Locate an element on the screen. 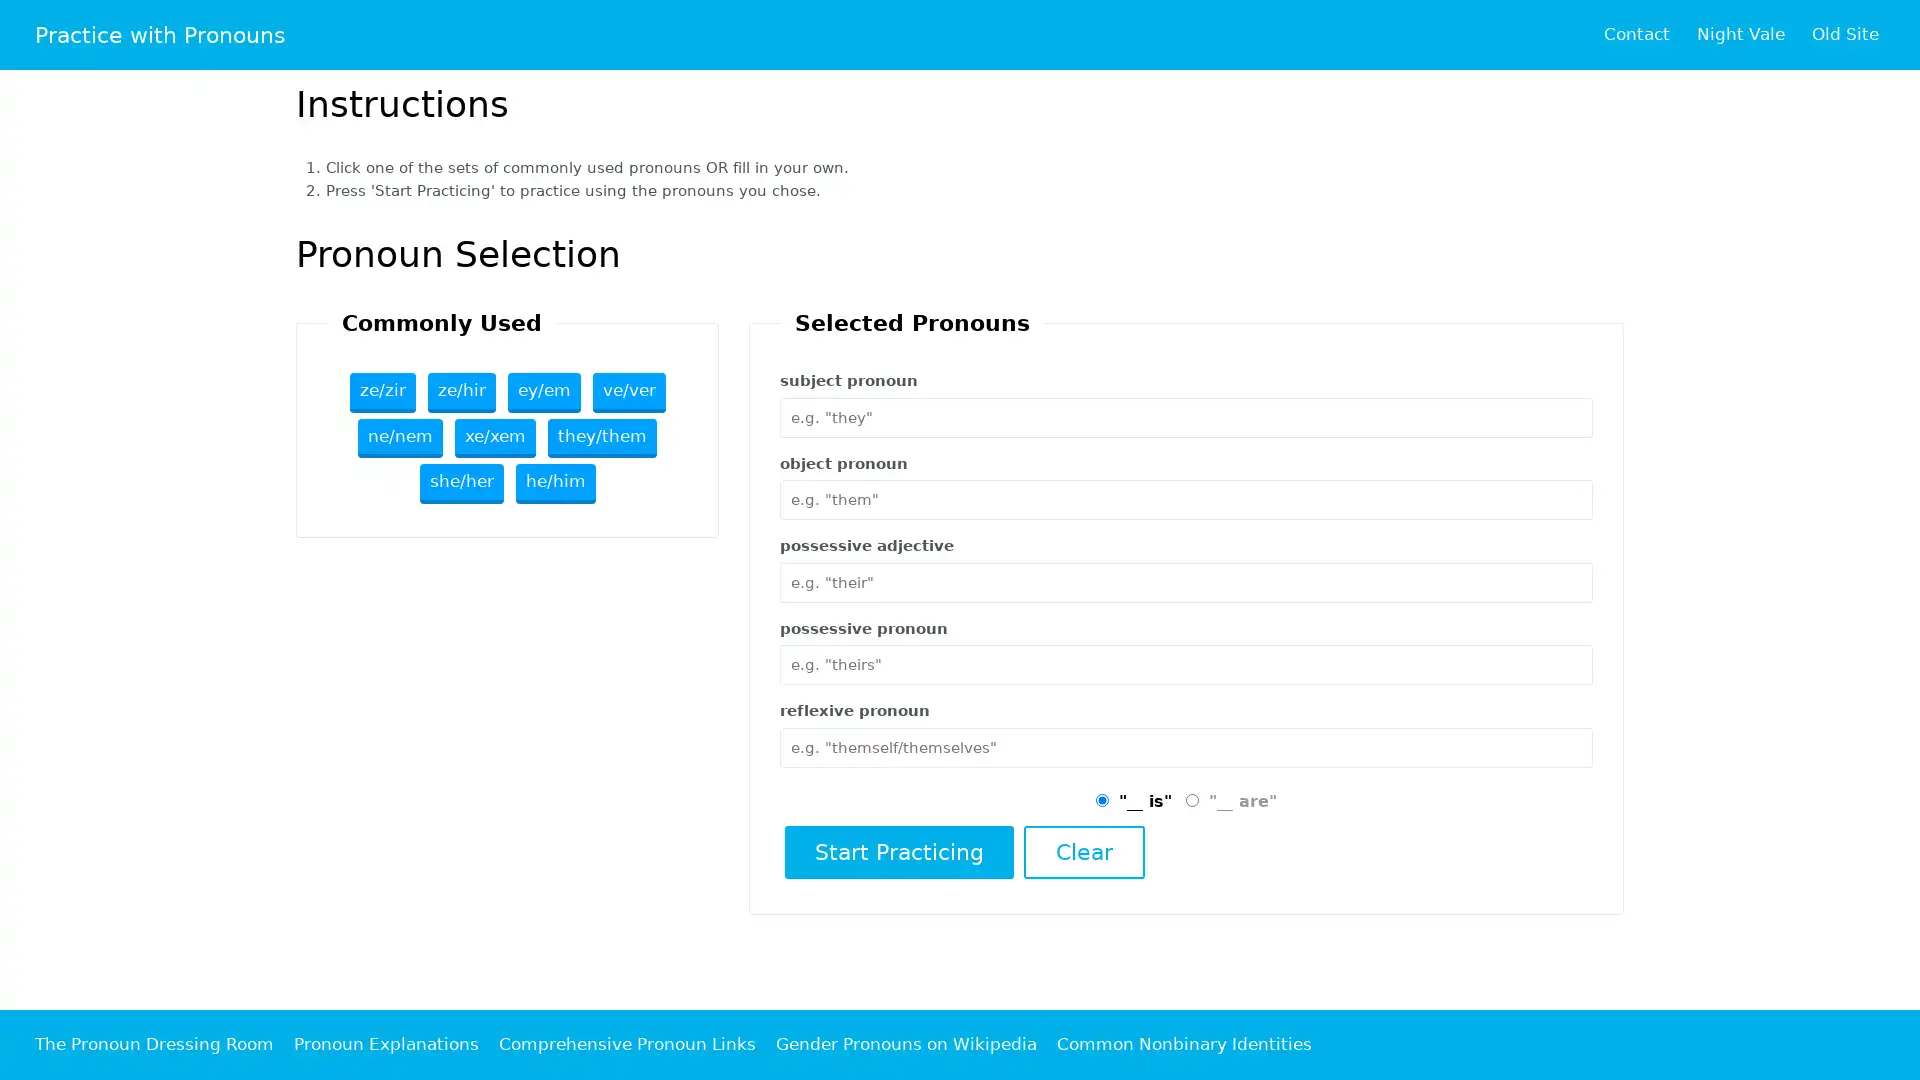 The width and height of the screenshot is (1920, 1080). she/her is located at coordinates (459, 483).